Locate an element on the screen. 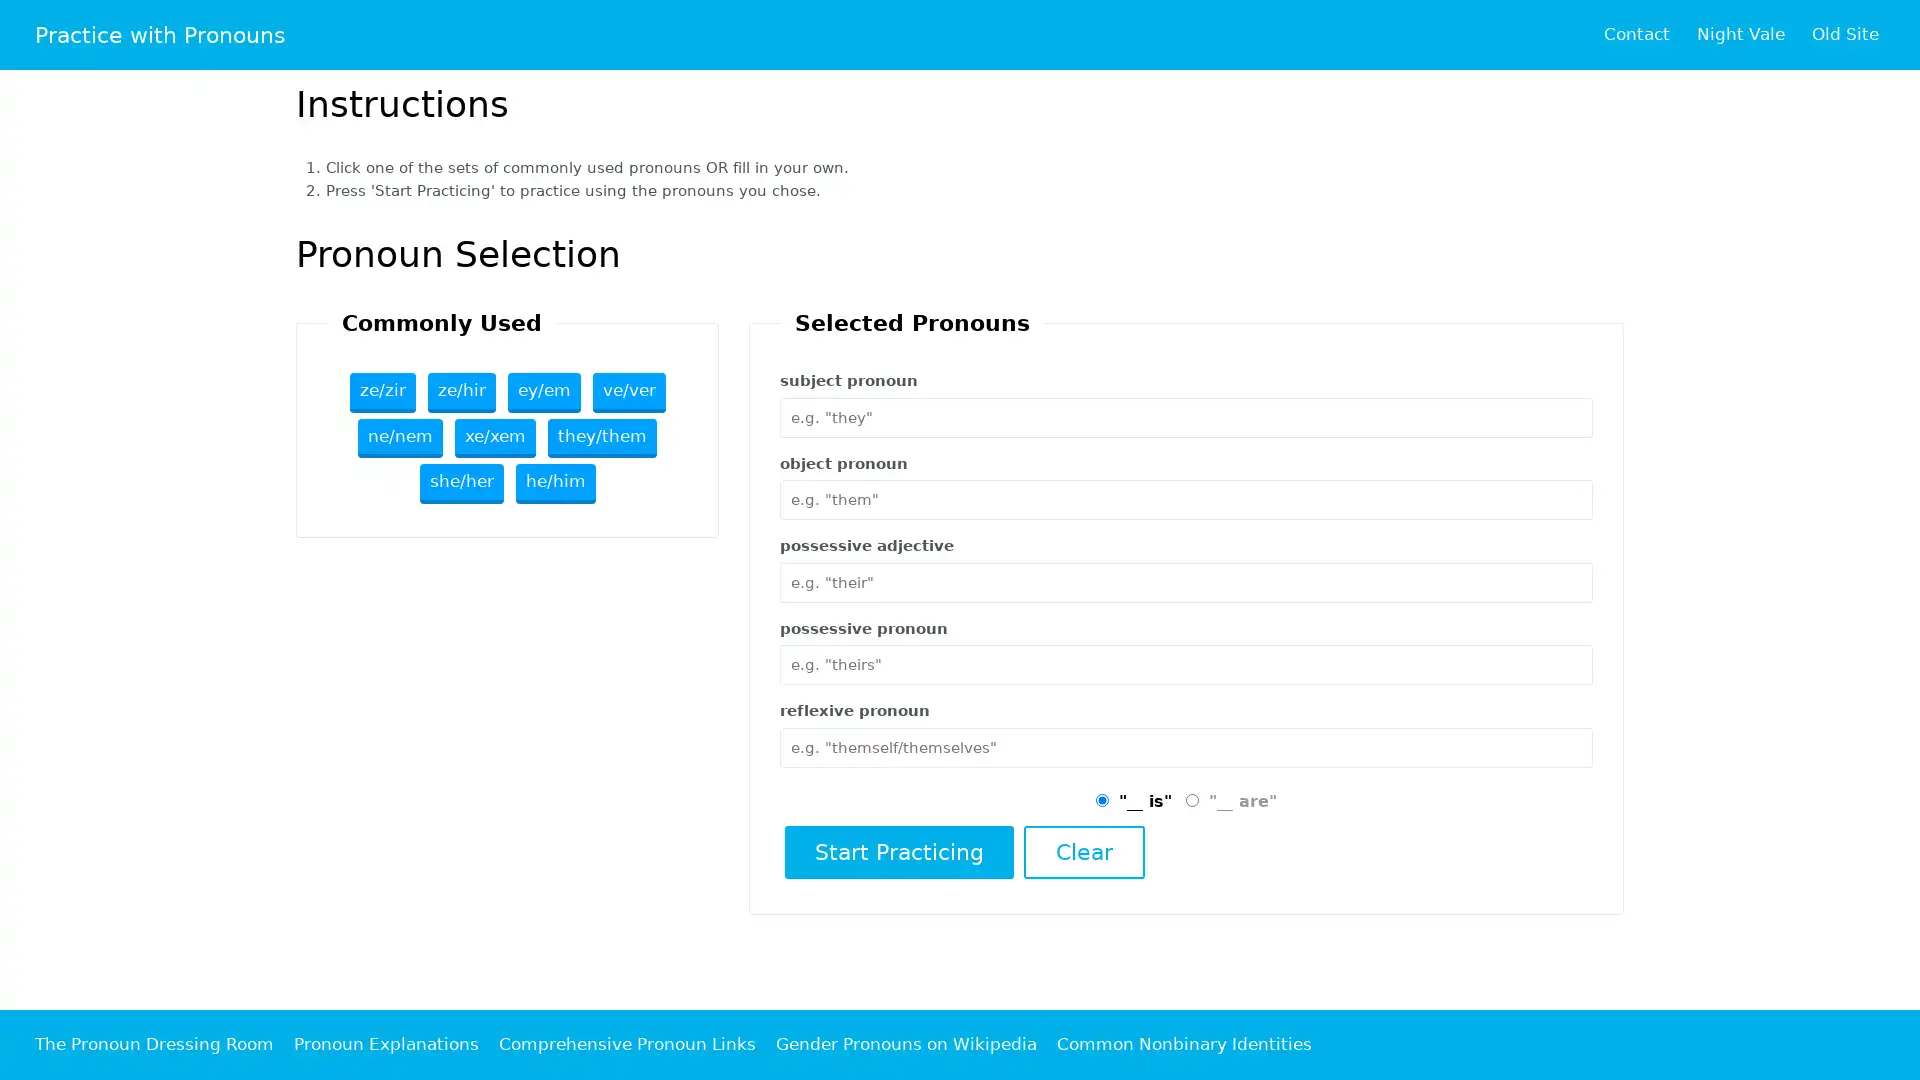 The width and height of the screenshot is (1920, 1080). she/her is located at coordinates (459, 483).